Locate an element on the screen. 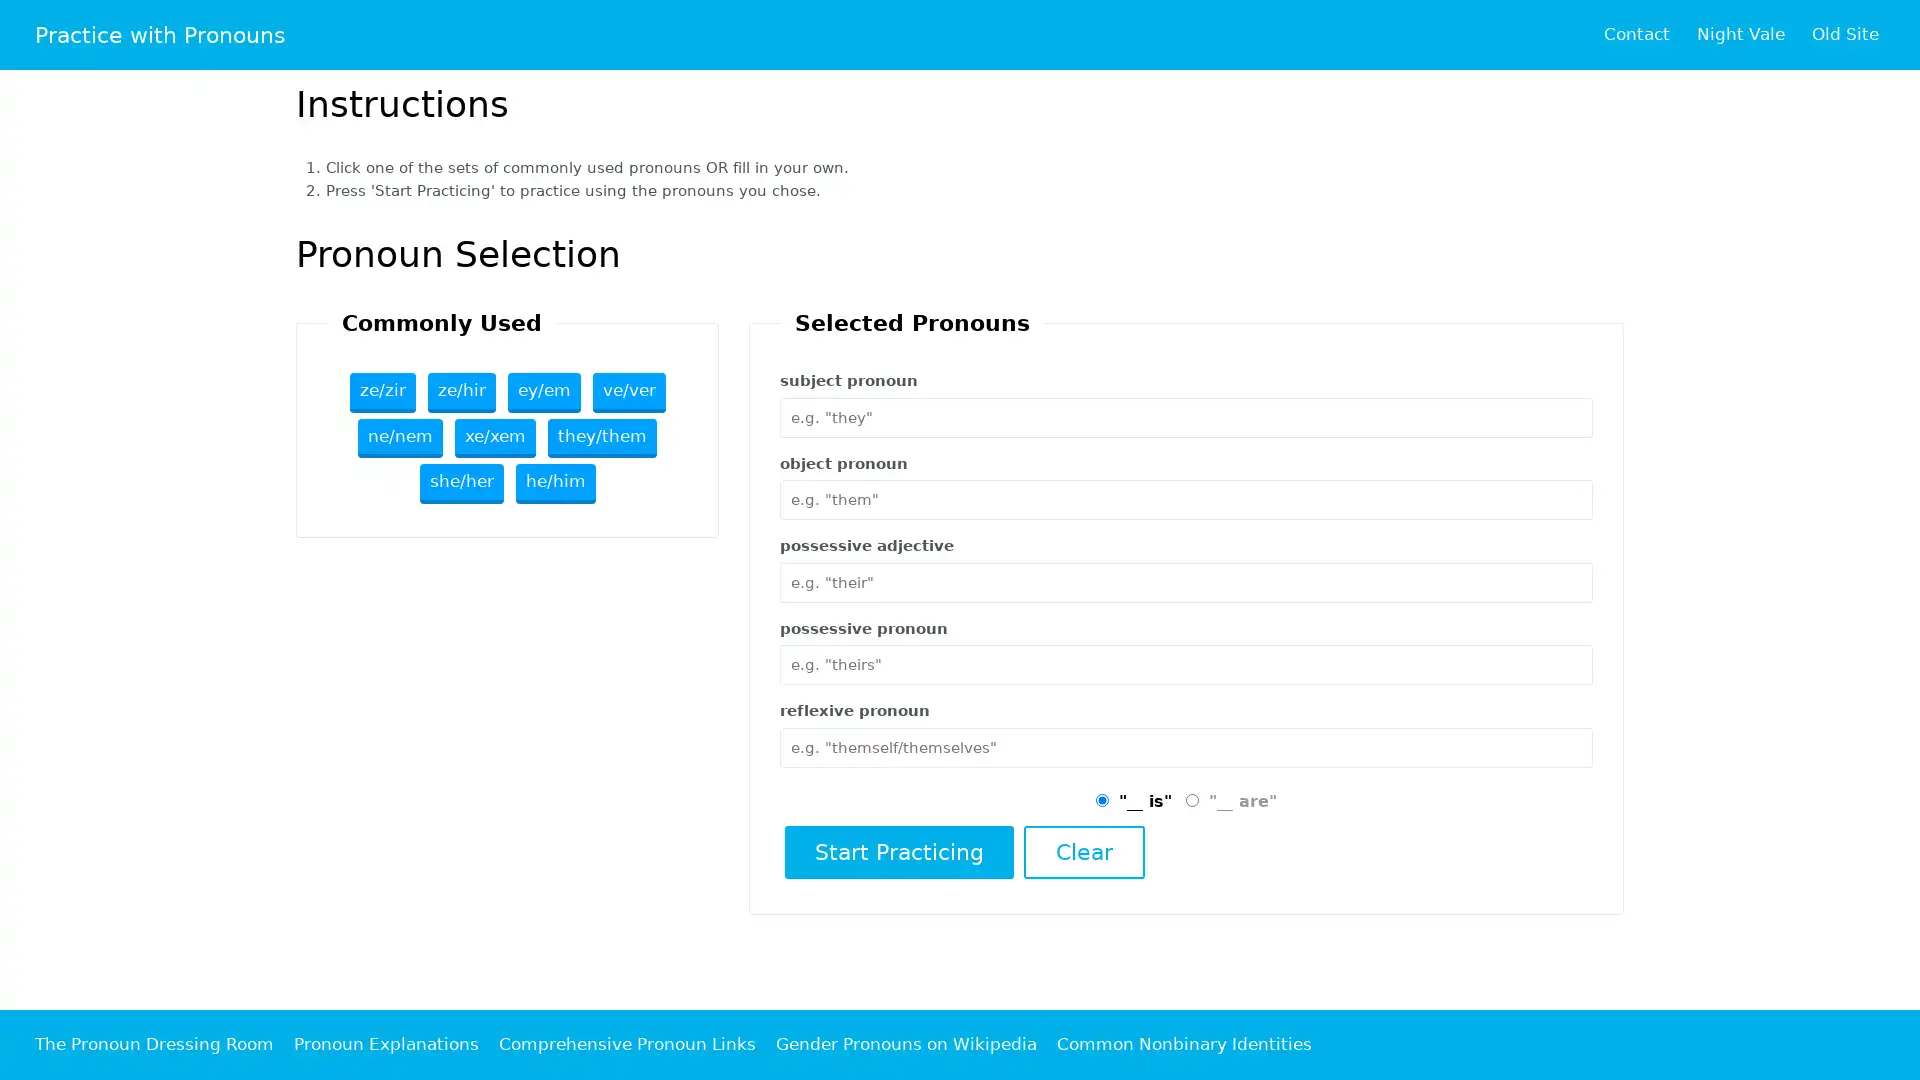 The width and height of the screenshot is (1920, 1080). she/her is located at coordinates (459, 483).